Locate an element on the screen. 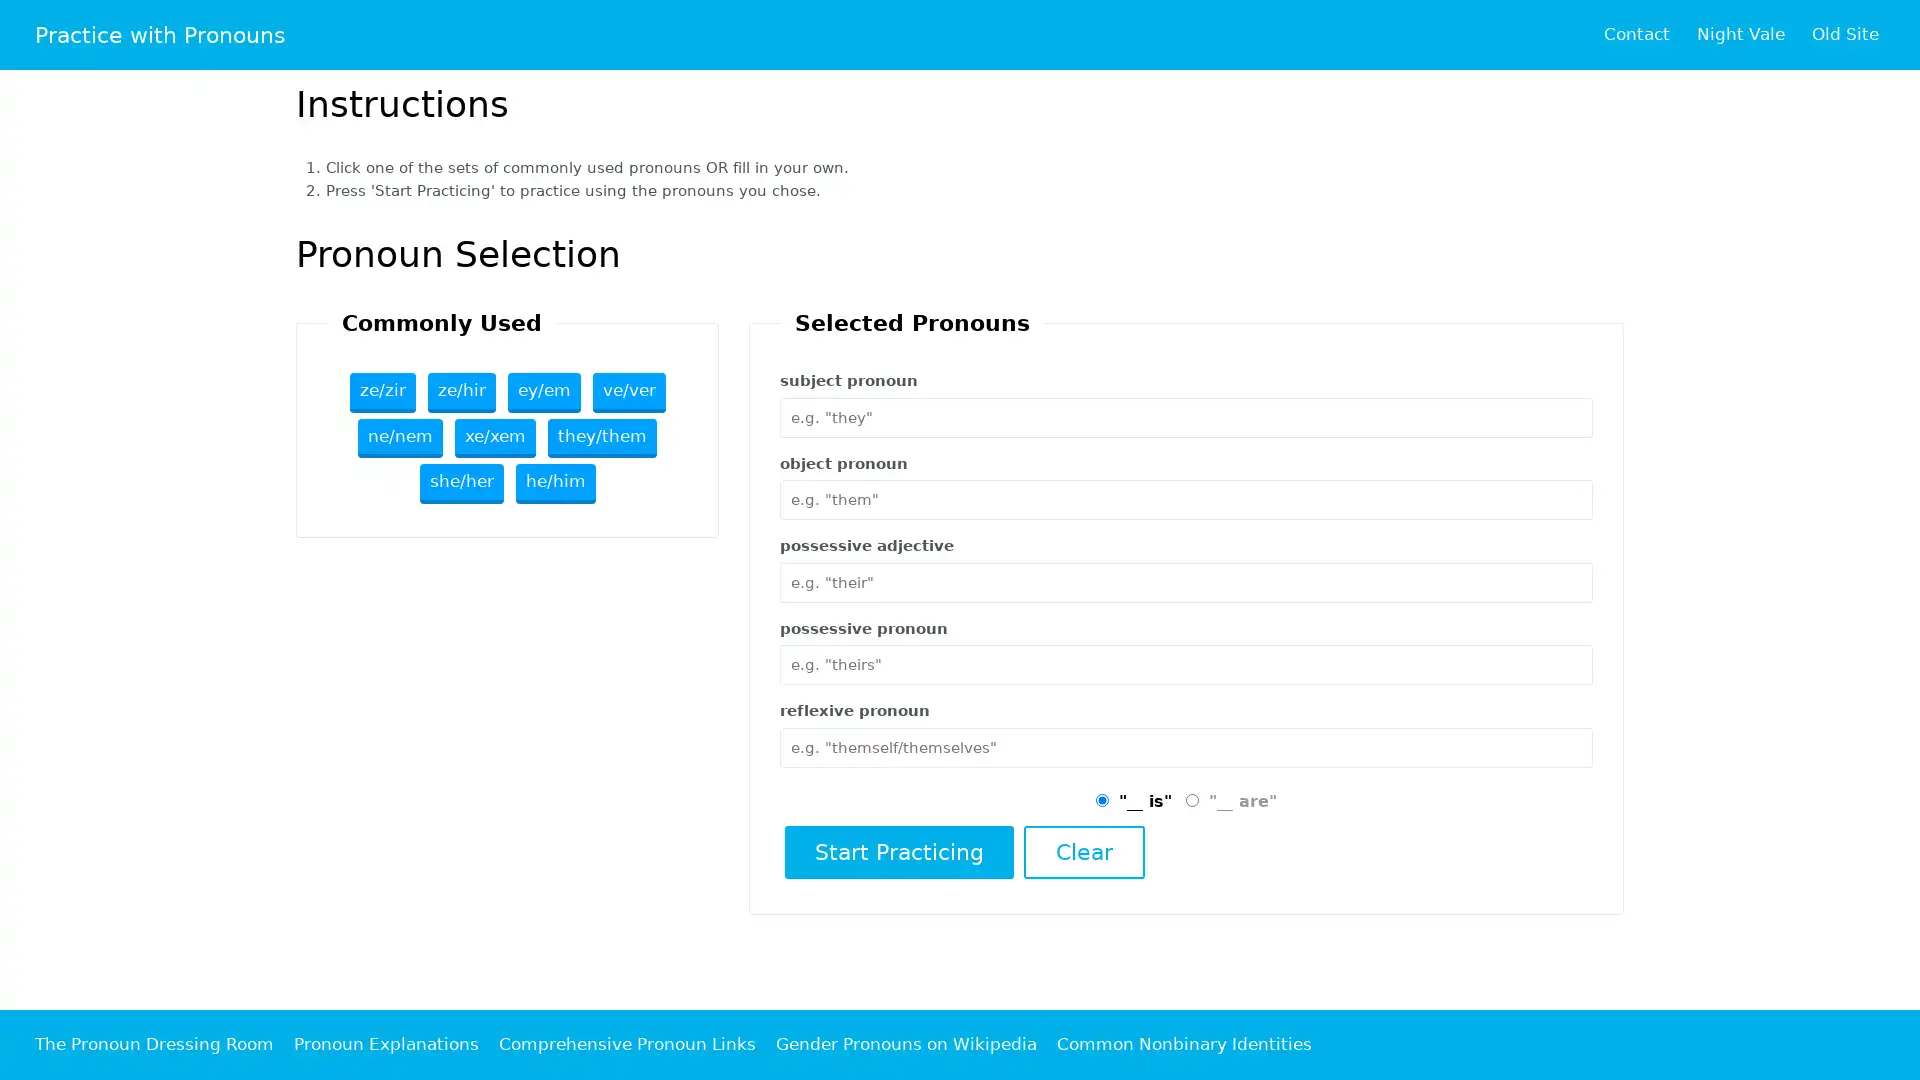 The width and height of the screenshot is (1920, 1080). she/her is located at coordinates (459, 483).